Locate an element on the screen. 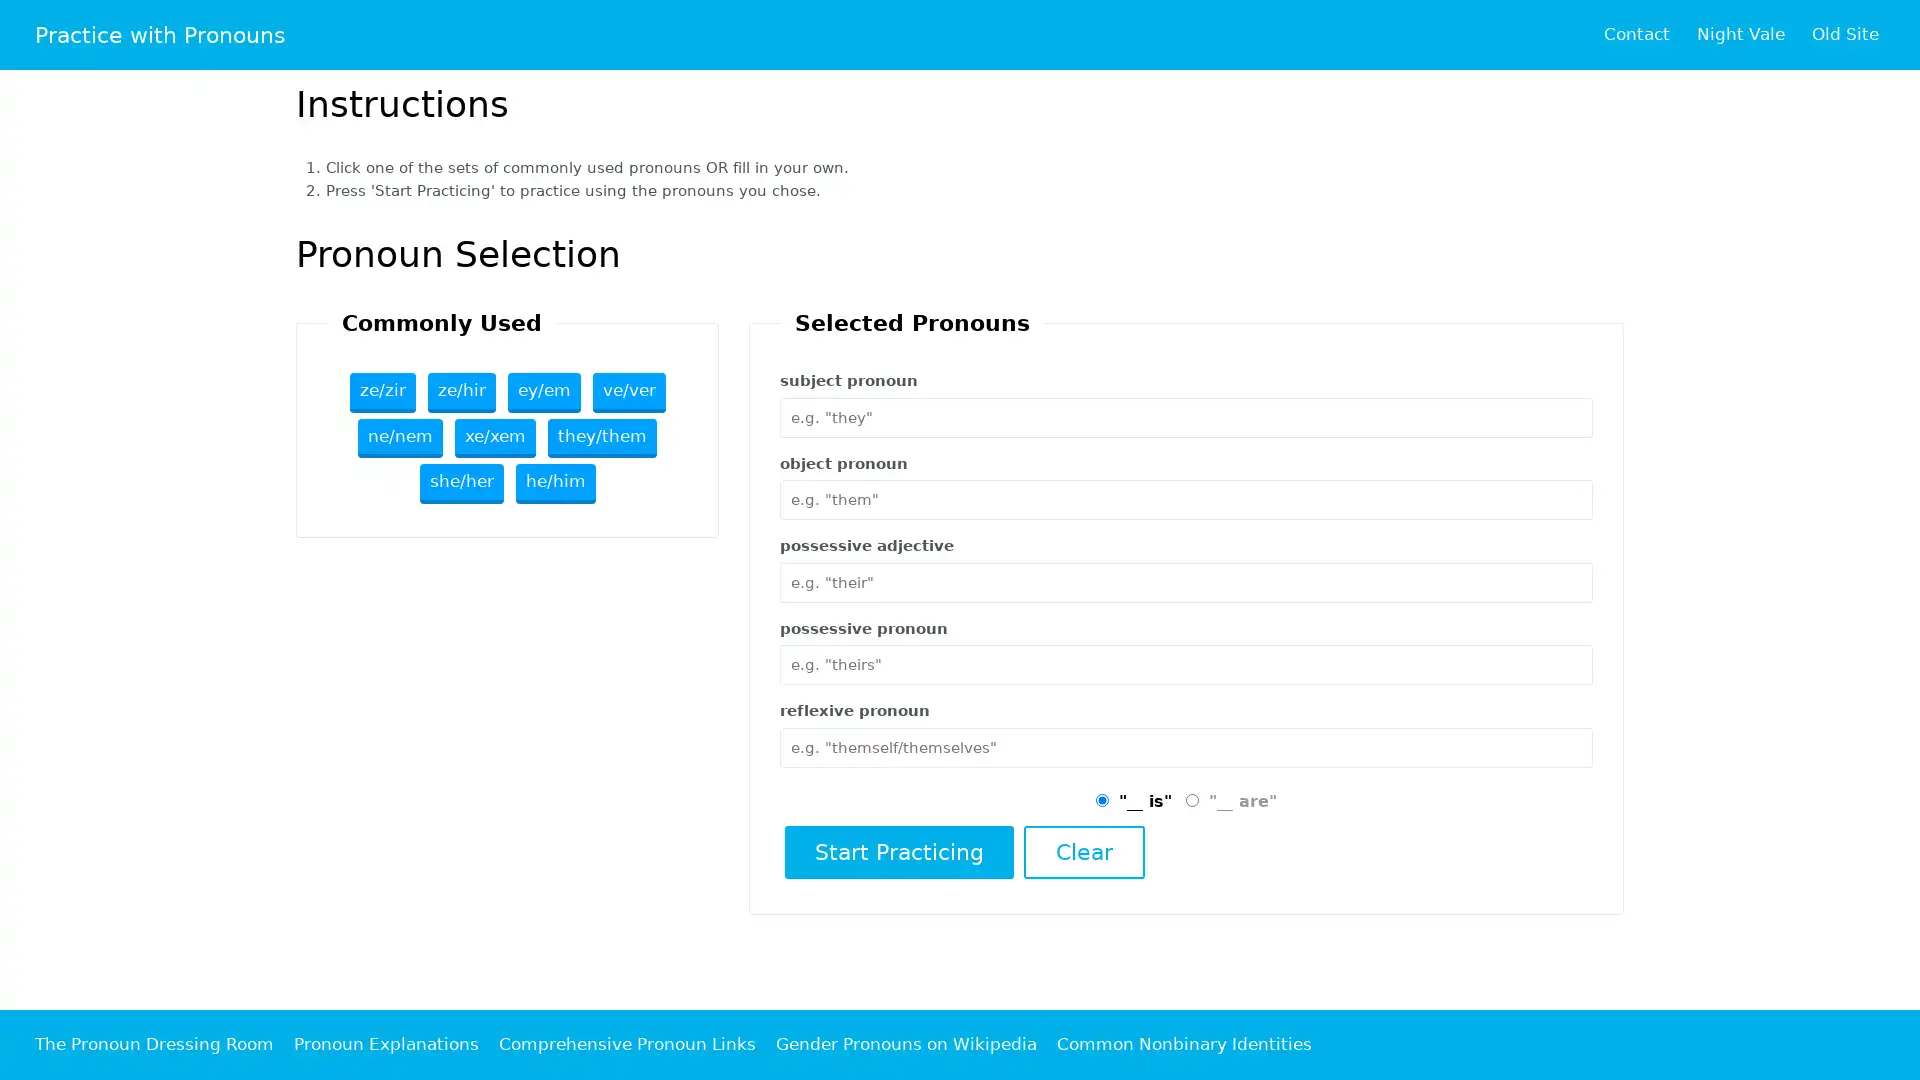 The width and height of the screenshot is (1920, 1080). she/her is located at coordinates (459, 483).